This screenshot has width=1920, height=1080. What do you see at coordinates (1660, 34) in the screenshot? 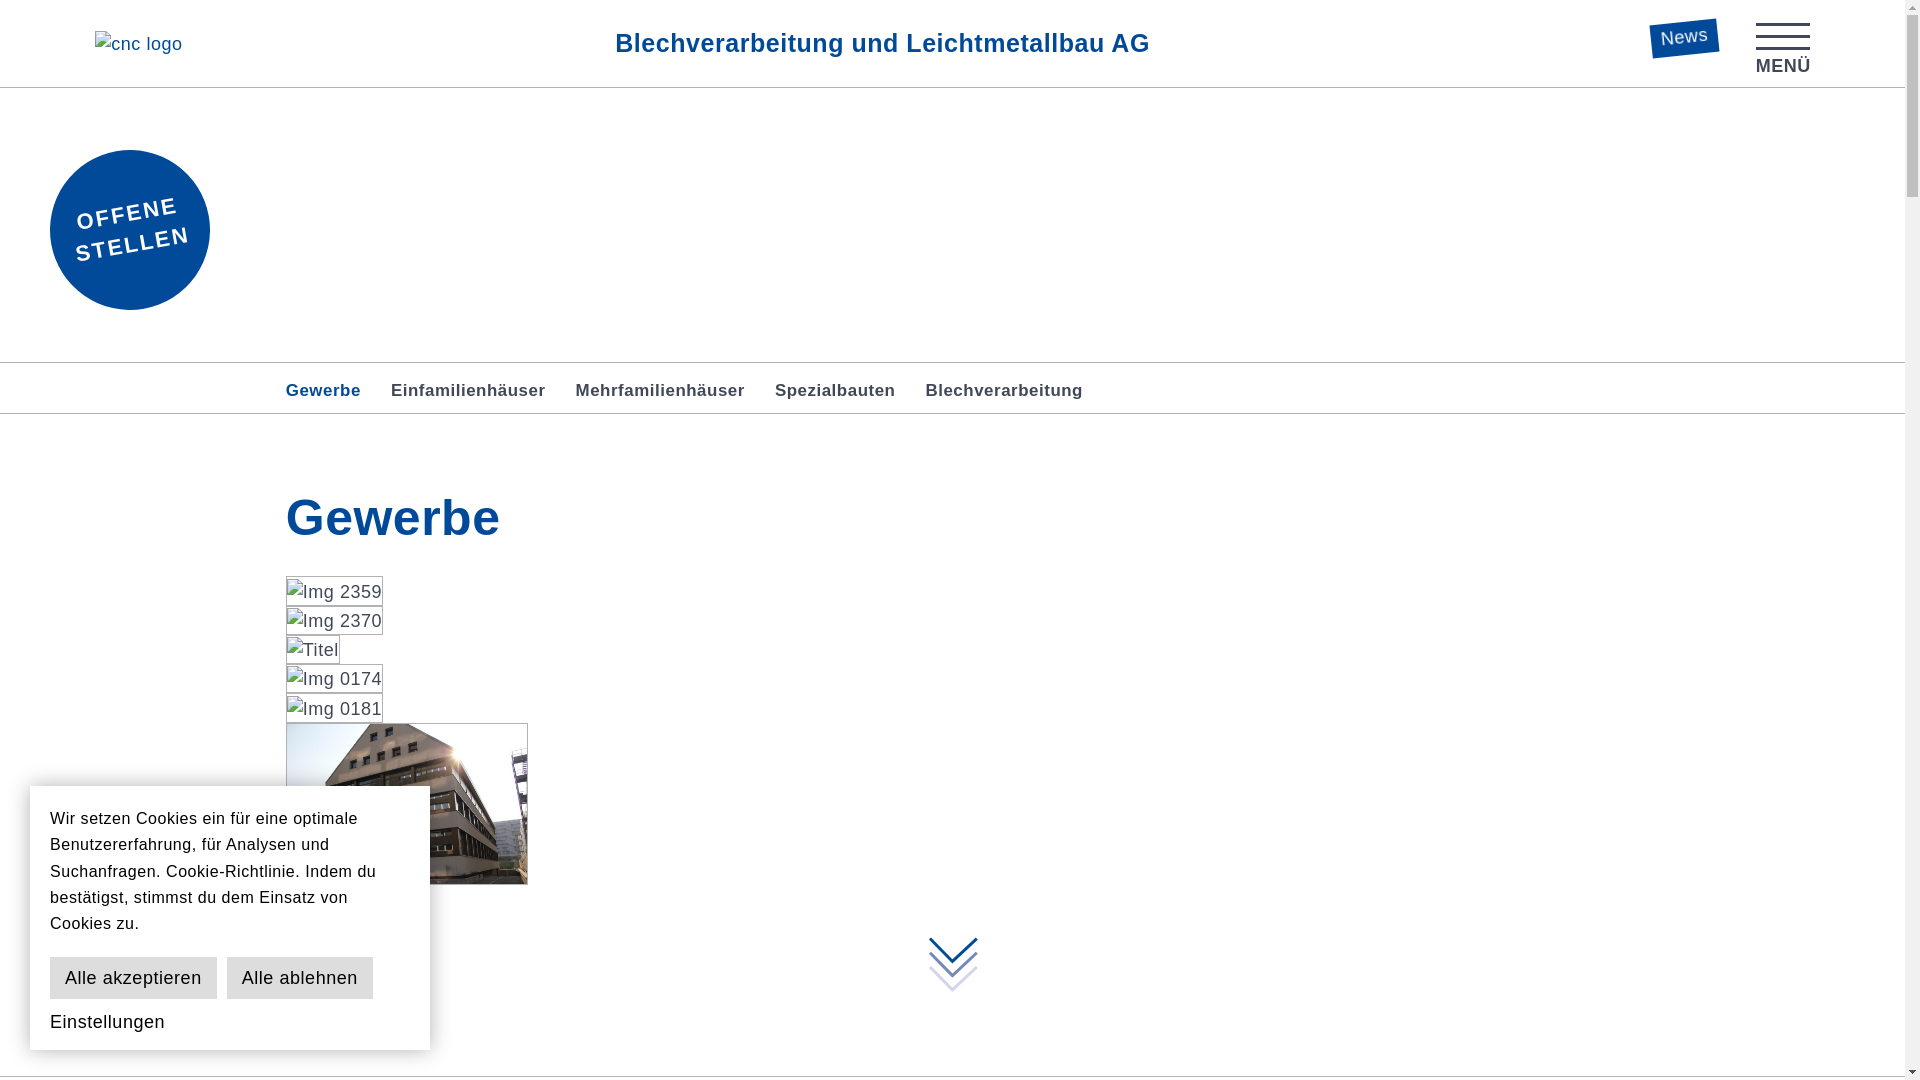
I see `'News'` at bounding box center [1660, 34].